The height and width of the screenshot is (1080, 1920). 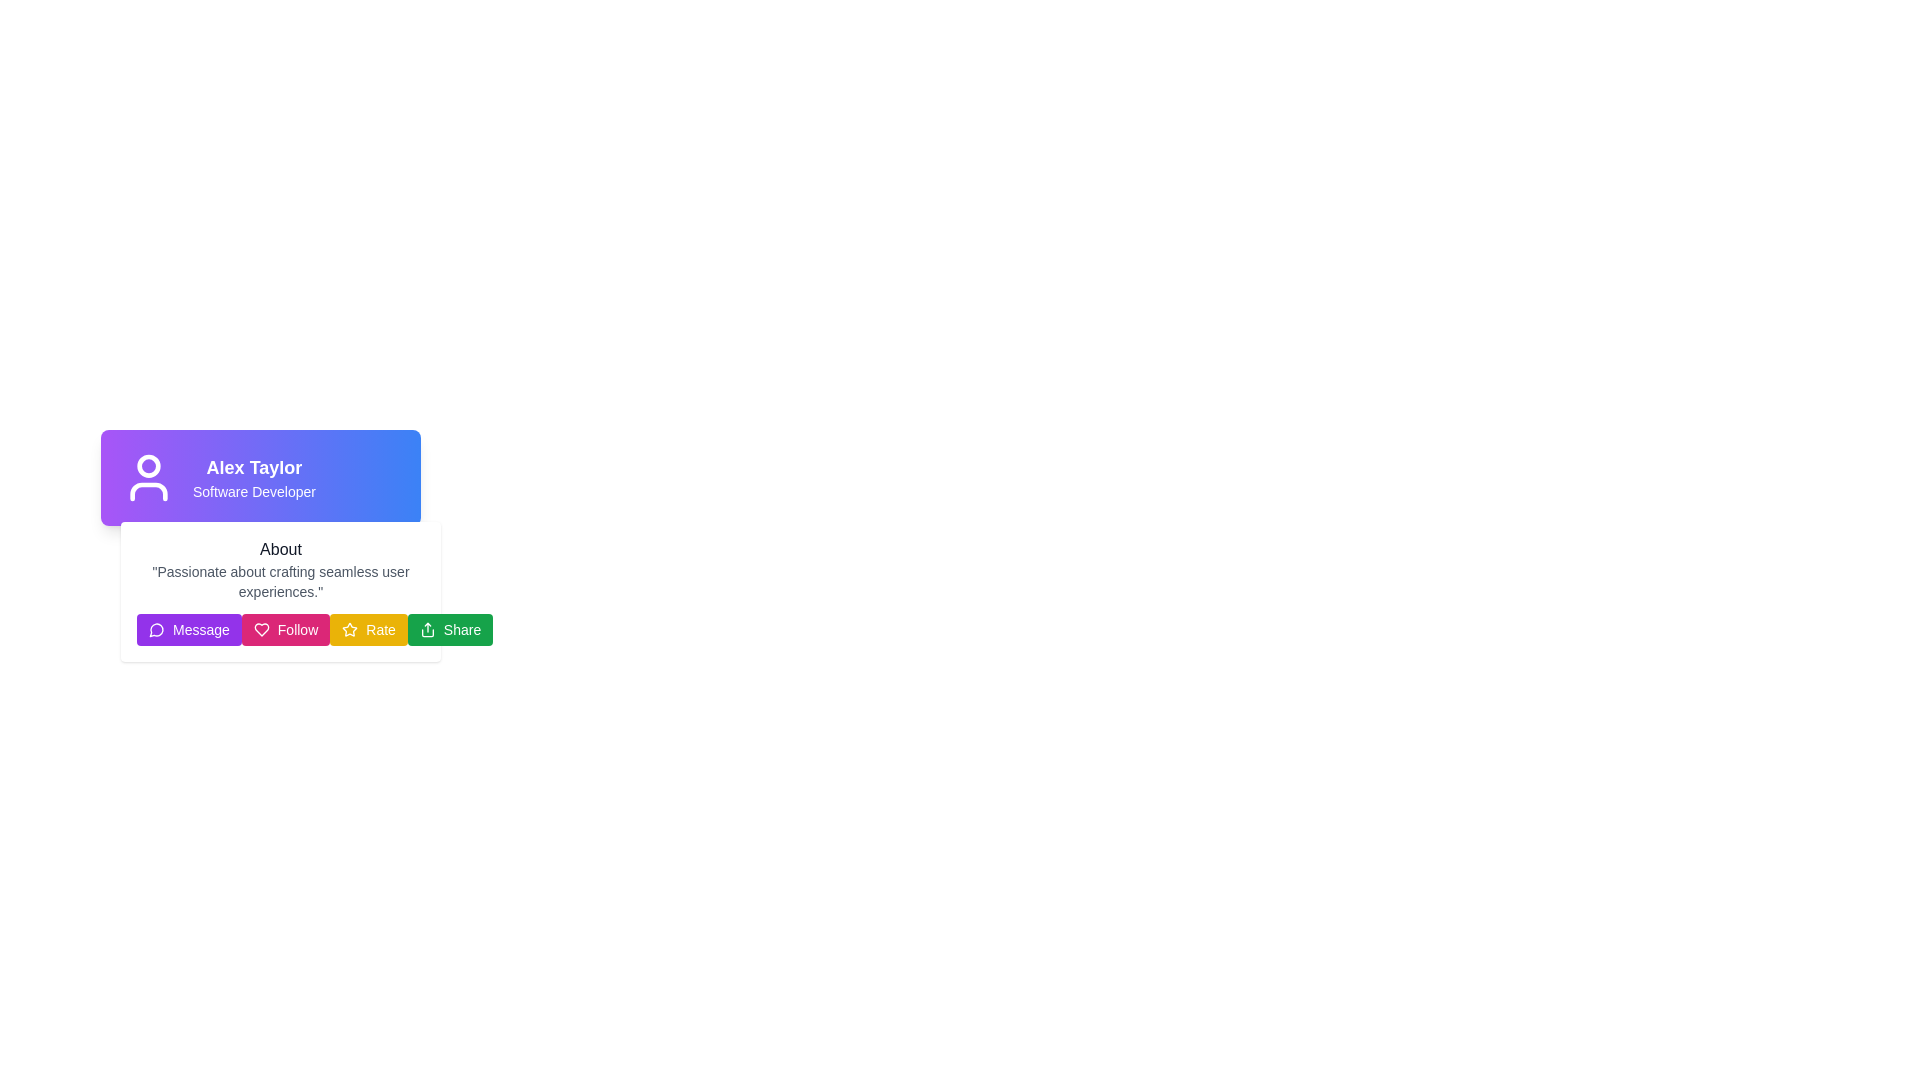 What do you see at coordinates (285, 628) in the screenshot?
I see `the pink 'Follow' button with white text and a heart icon located at the bottom of the card, which is the second button in a row of buttons` at bounding box center [285, 628].